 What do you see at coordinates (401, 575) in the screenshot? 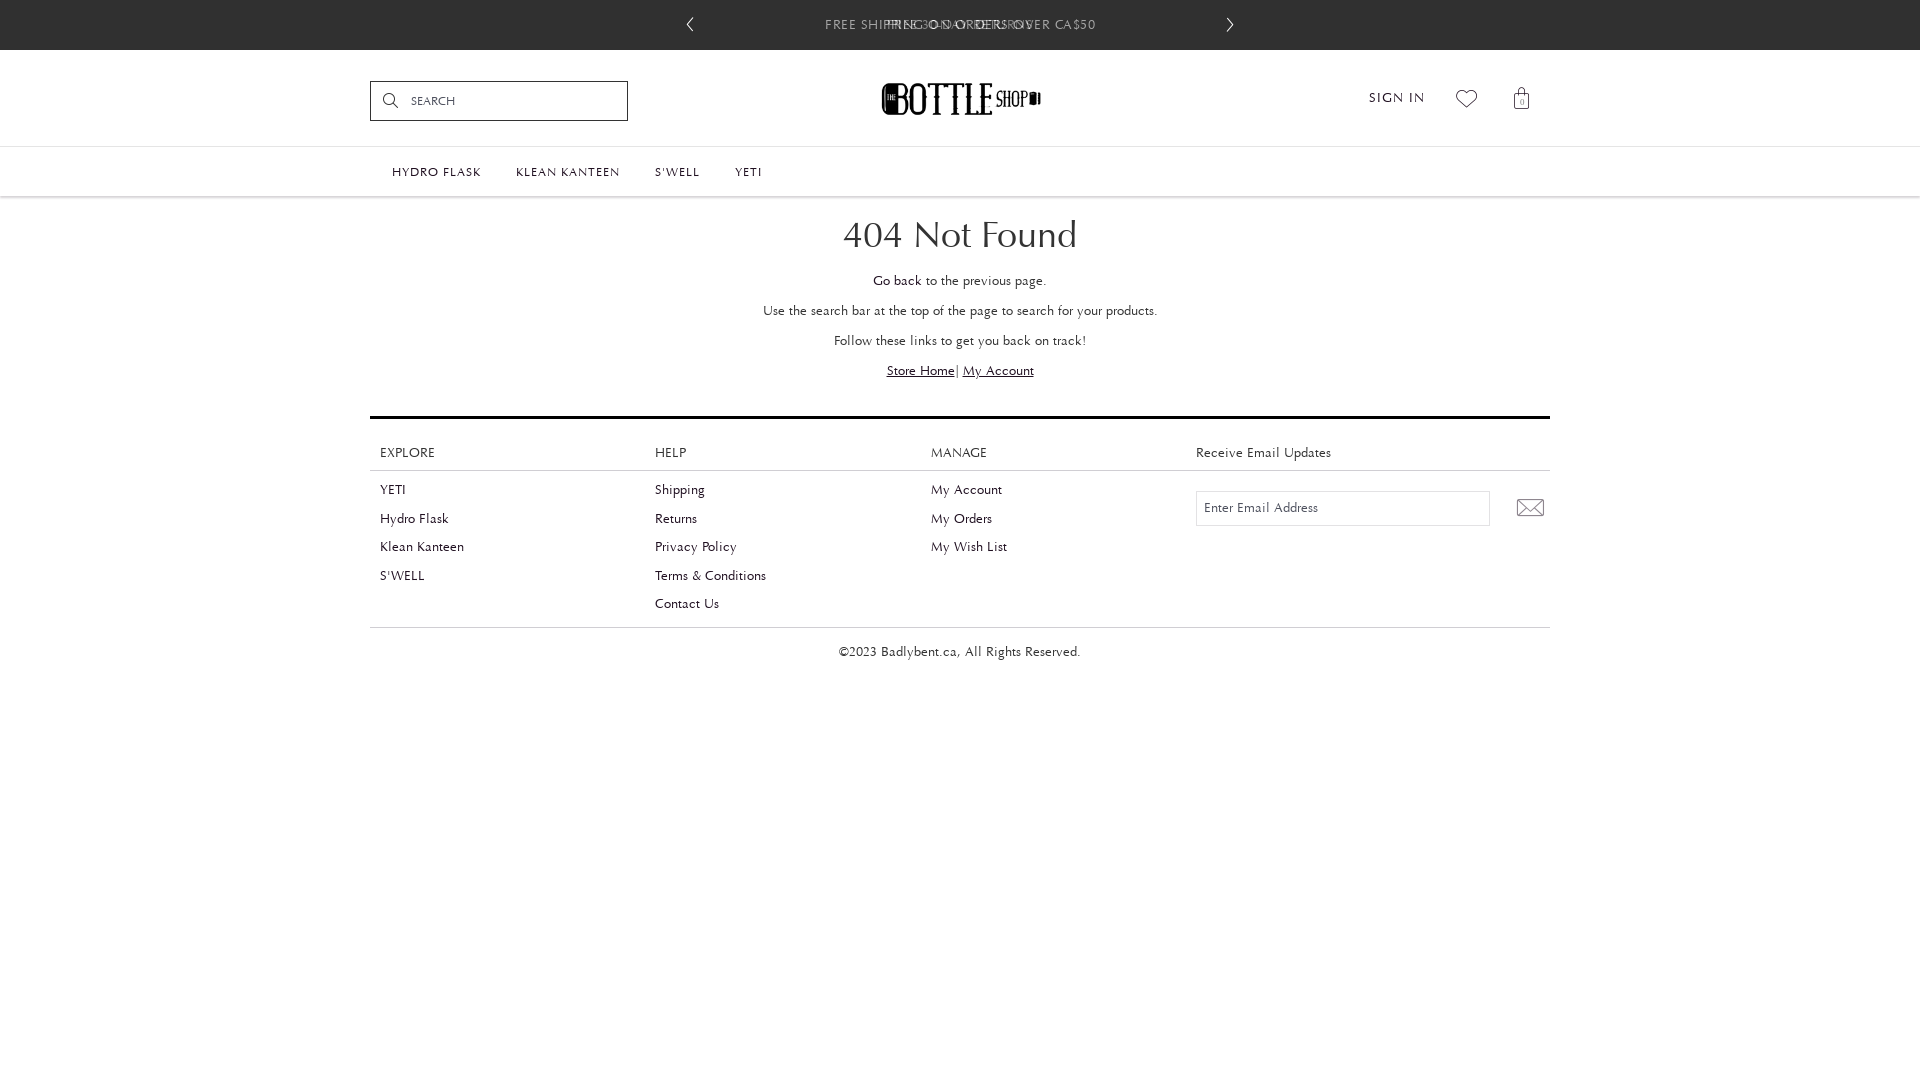
I see `'S'WELL'` at bounding box center [401, 575].